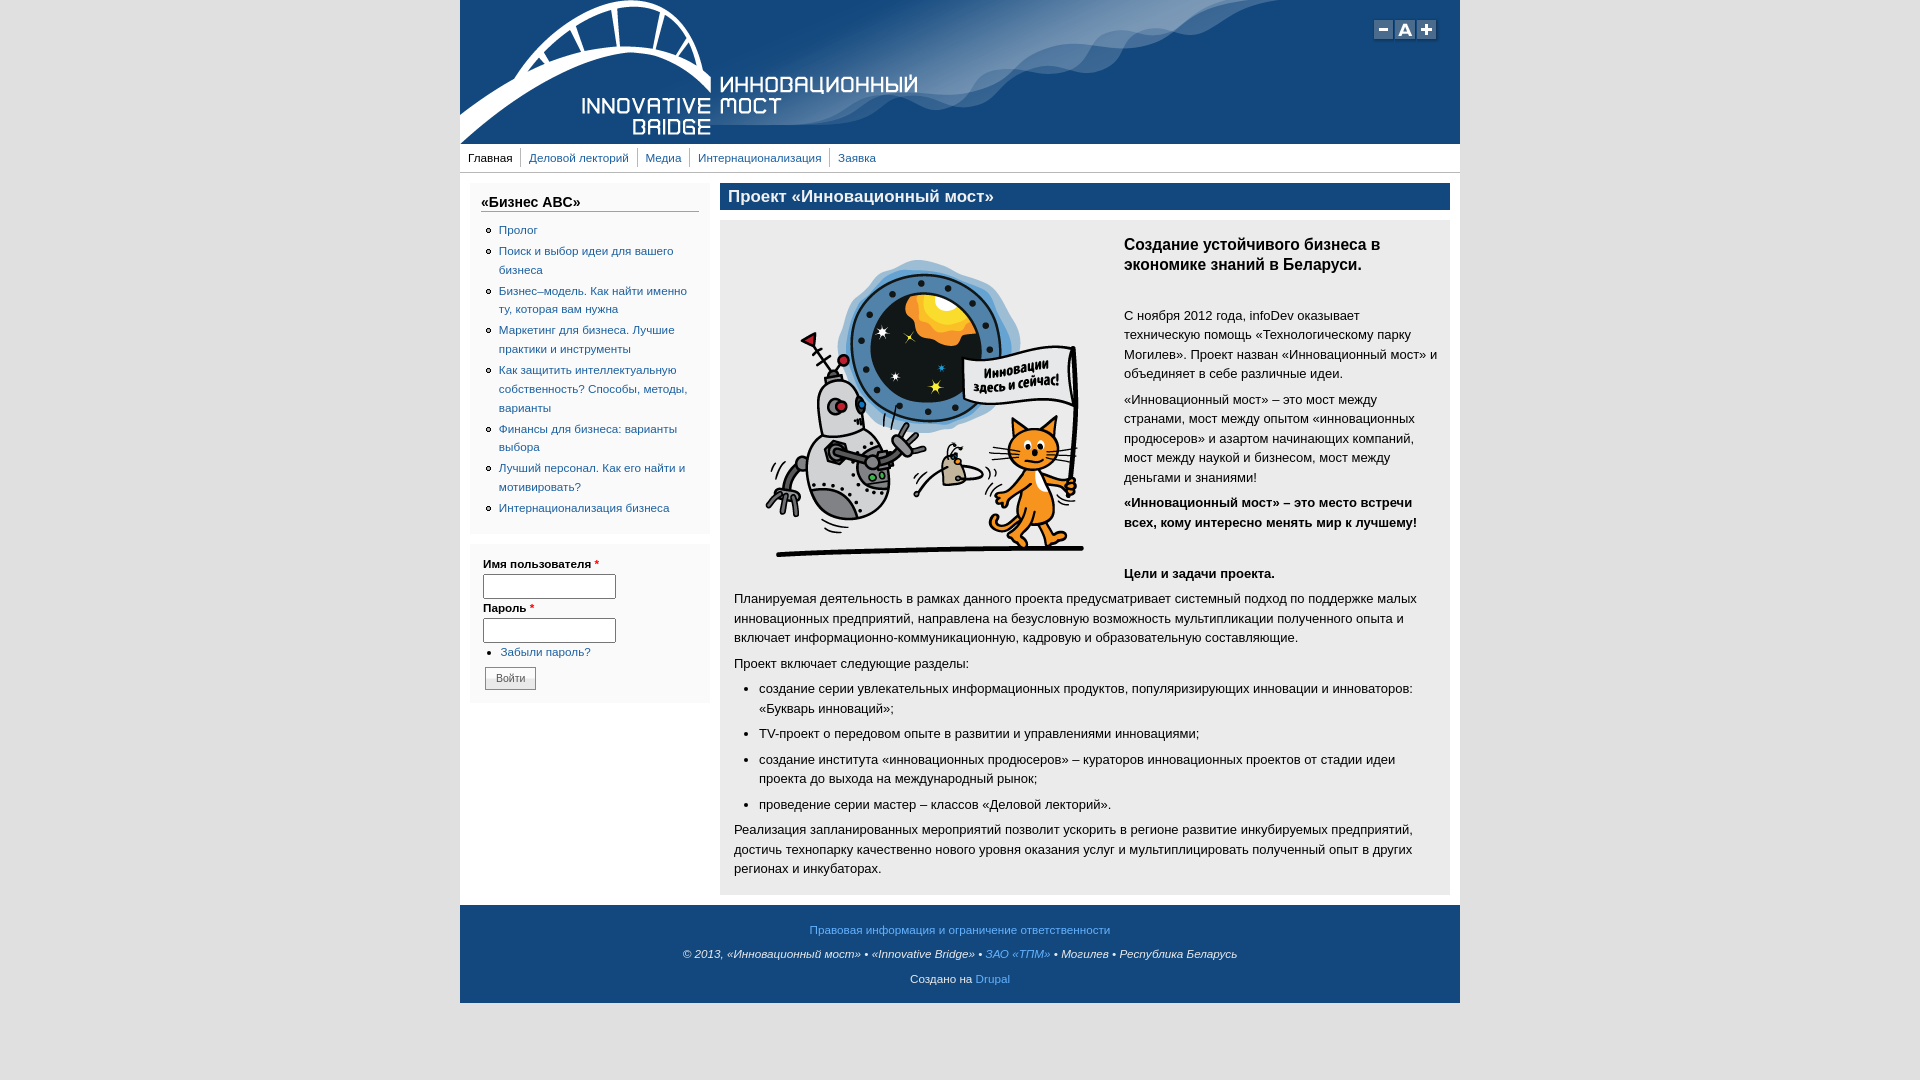  What do you see at coordinates (993, 977) in the screenshot?
I see `'Drupal'` at bounding box center [993, 977].